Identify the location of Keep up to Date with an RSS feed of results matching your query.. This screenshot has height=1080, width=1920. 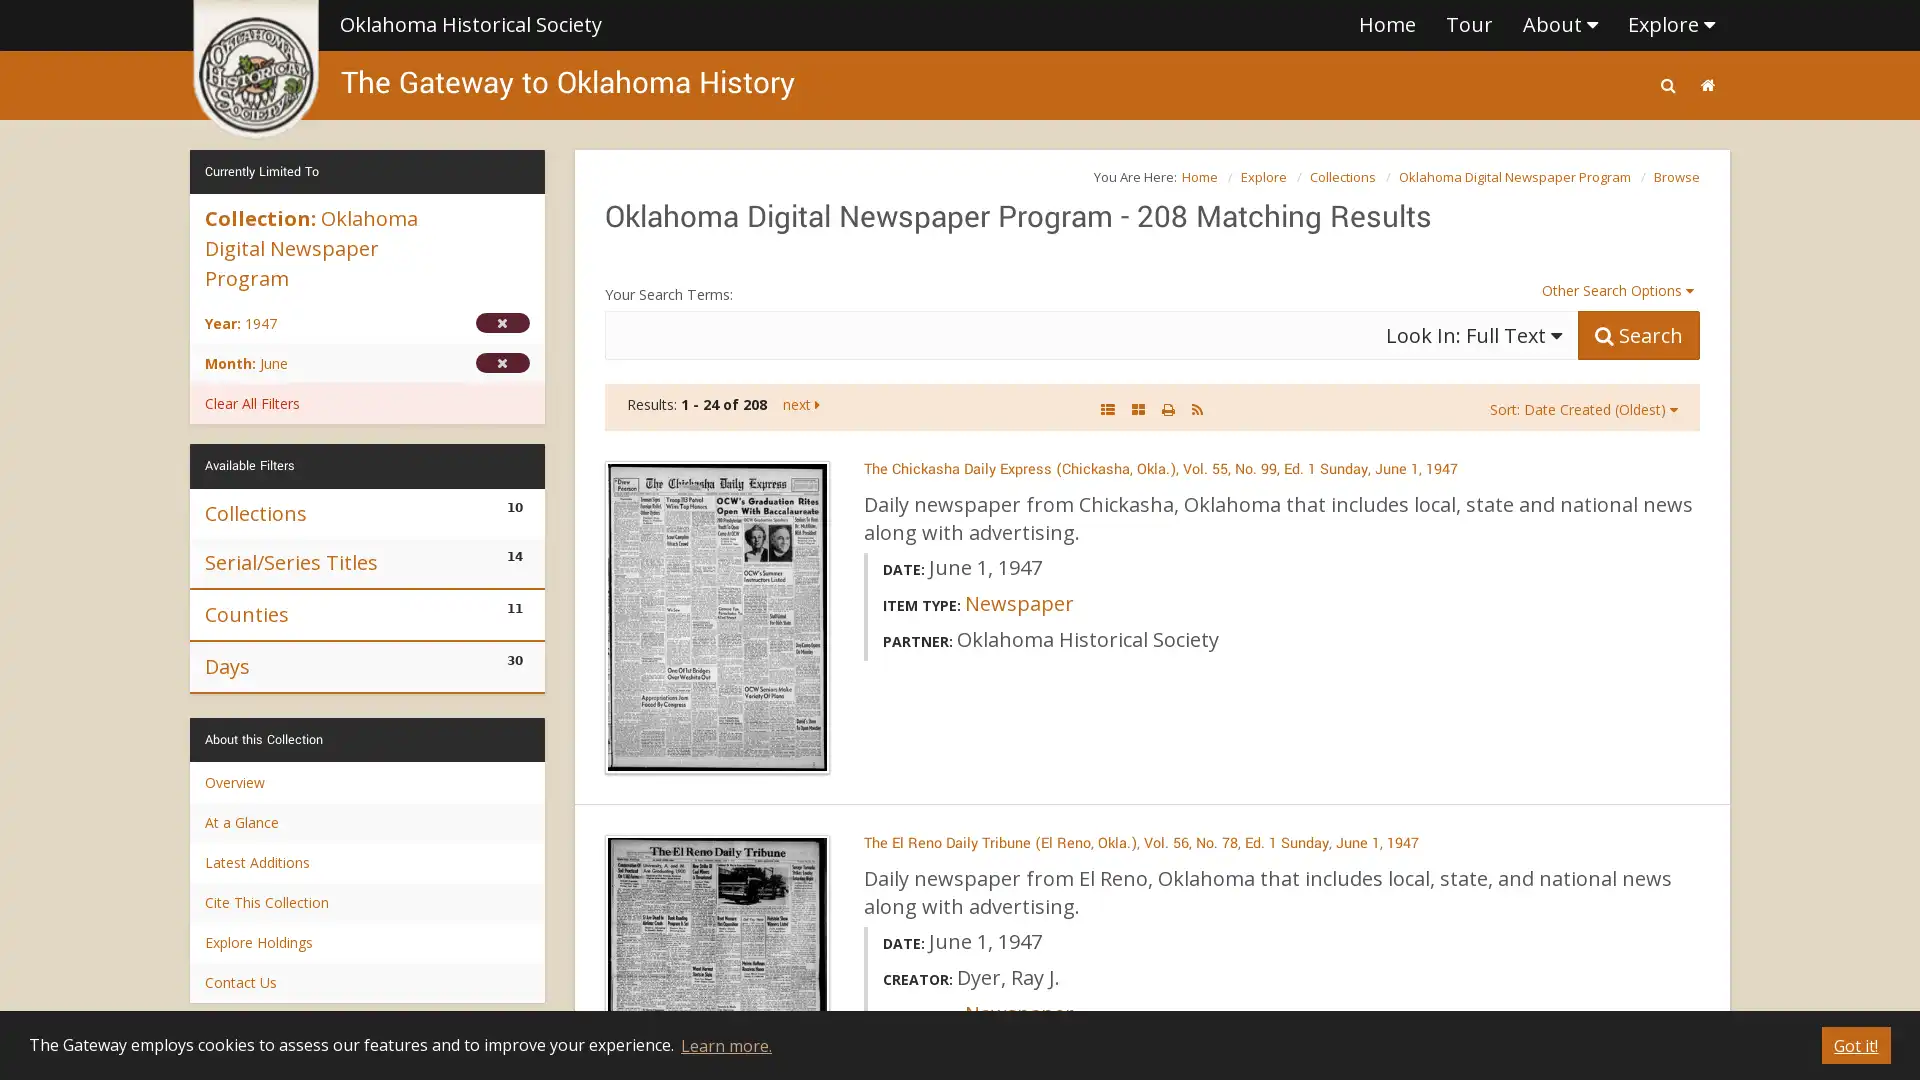
(1197, 407).